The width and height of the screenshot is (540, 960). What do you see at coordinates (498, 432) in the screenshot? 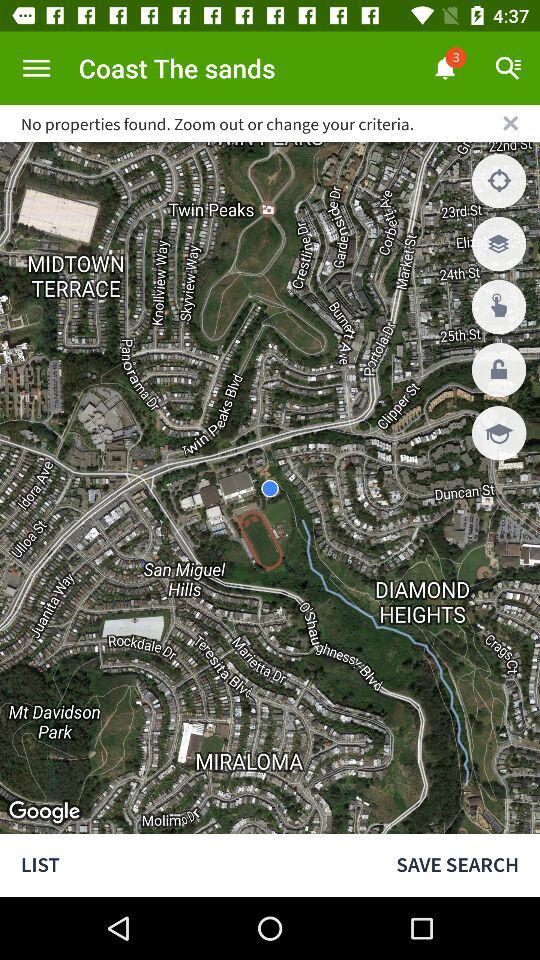
I see `the last icon on the right row` at bounding box center [498, 432].